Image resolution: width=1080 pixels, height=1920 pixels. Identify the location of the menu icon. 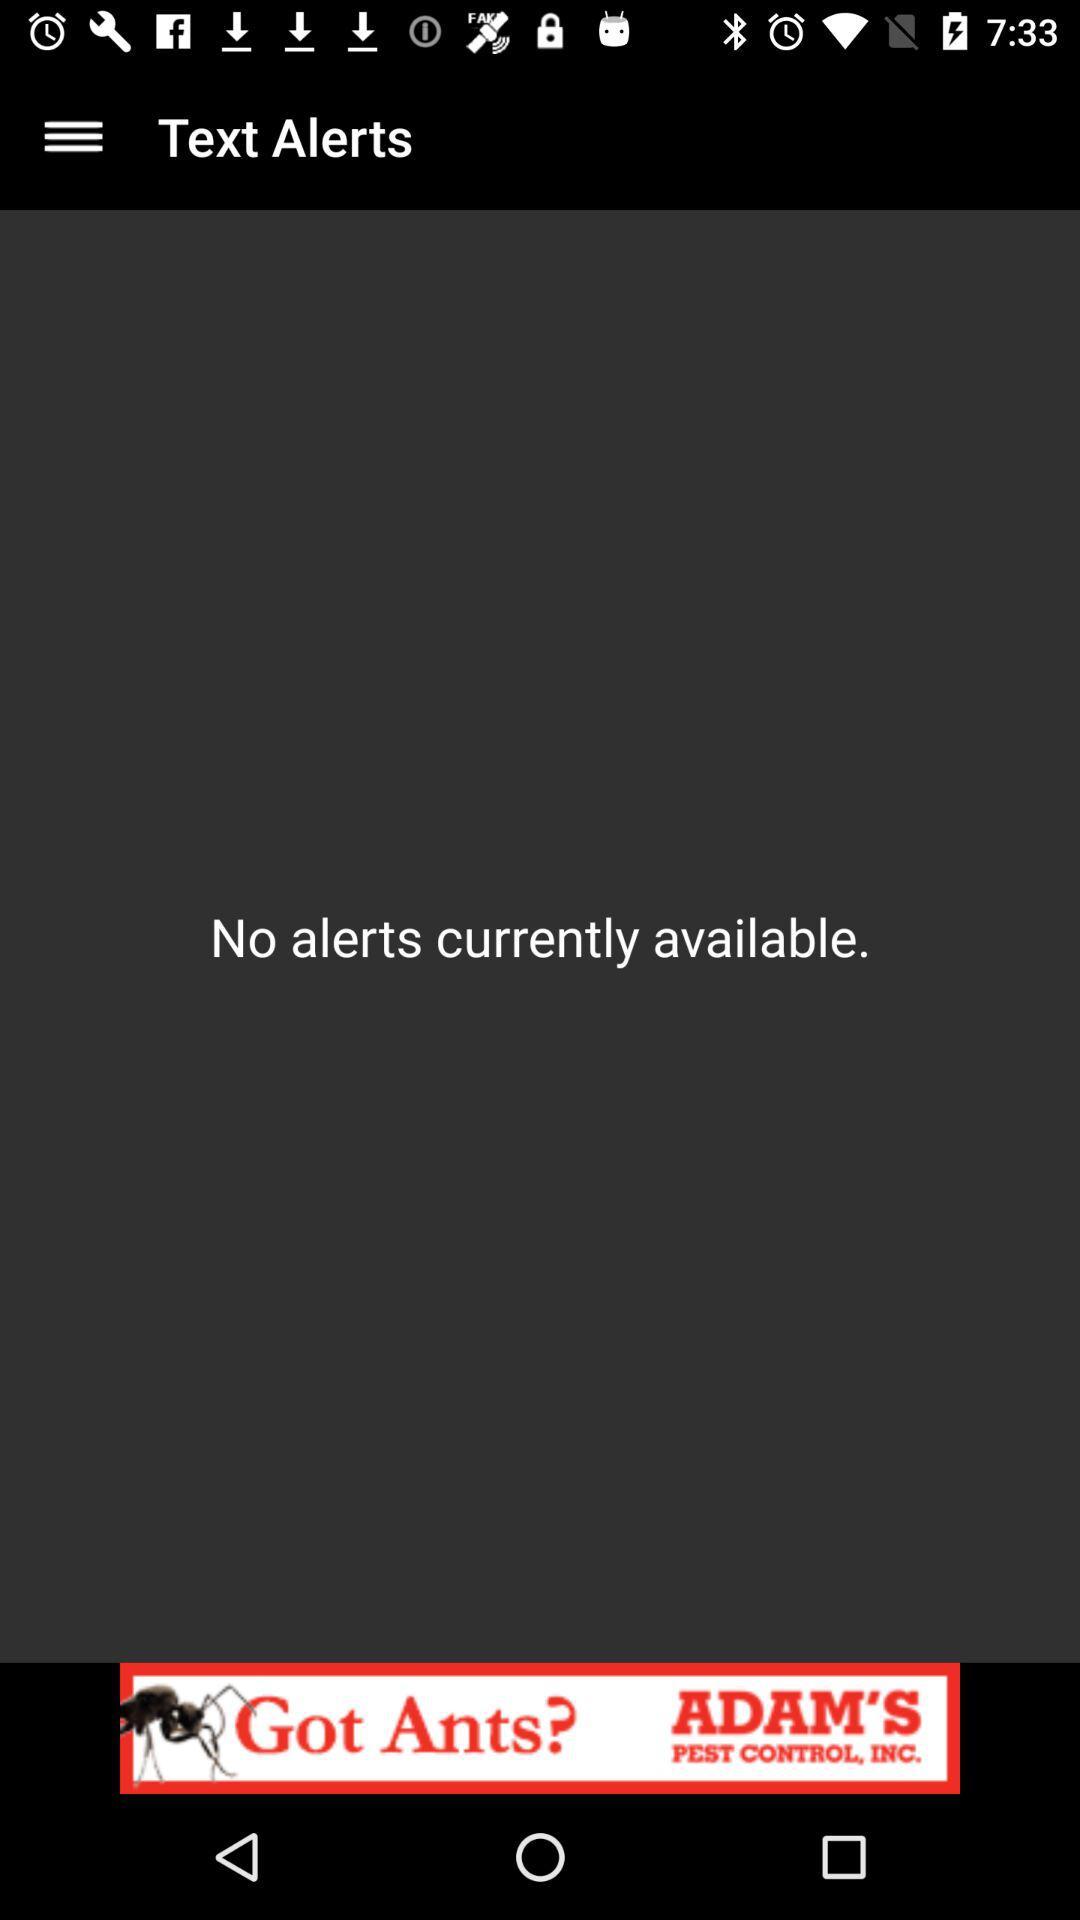
(72, 135).